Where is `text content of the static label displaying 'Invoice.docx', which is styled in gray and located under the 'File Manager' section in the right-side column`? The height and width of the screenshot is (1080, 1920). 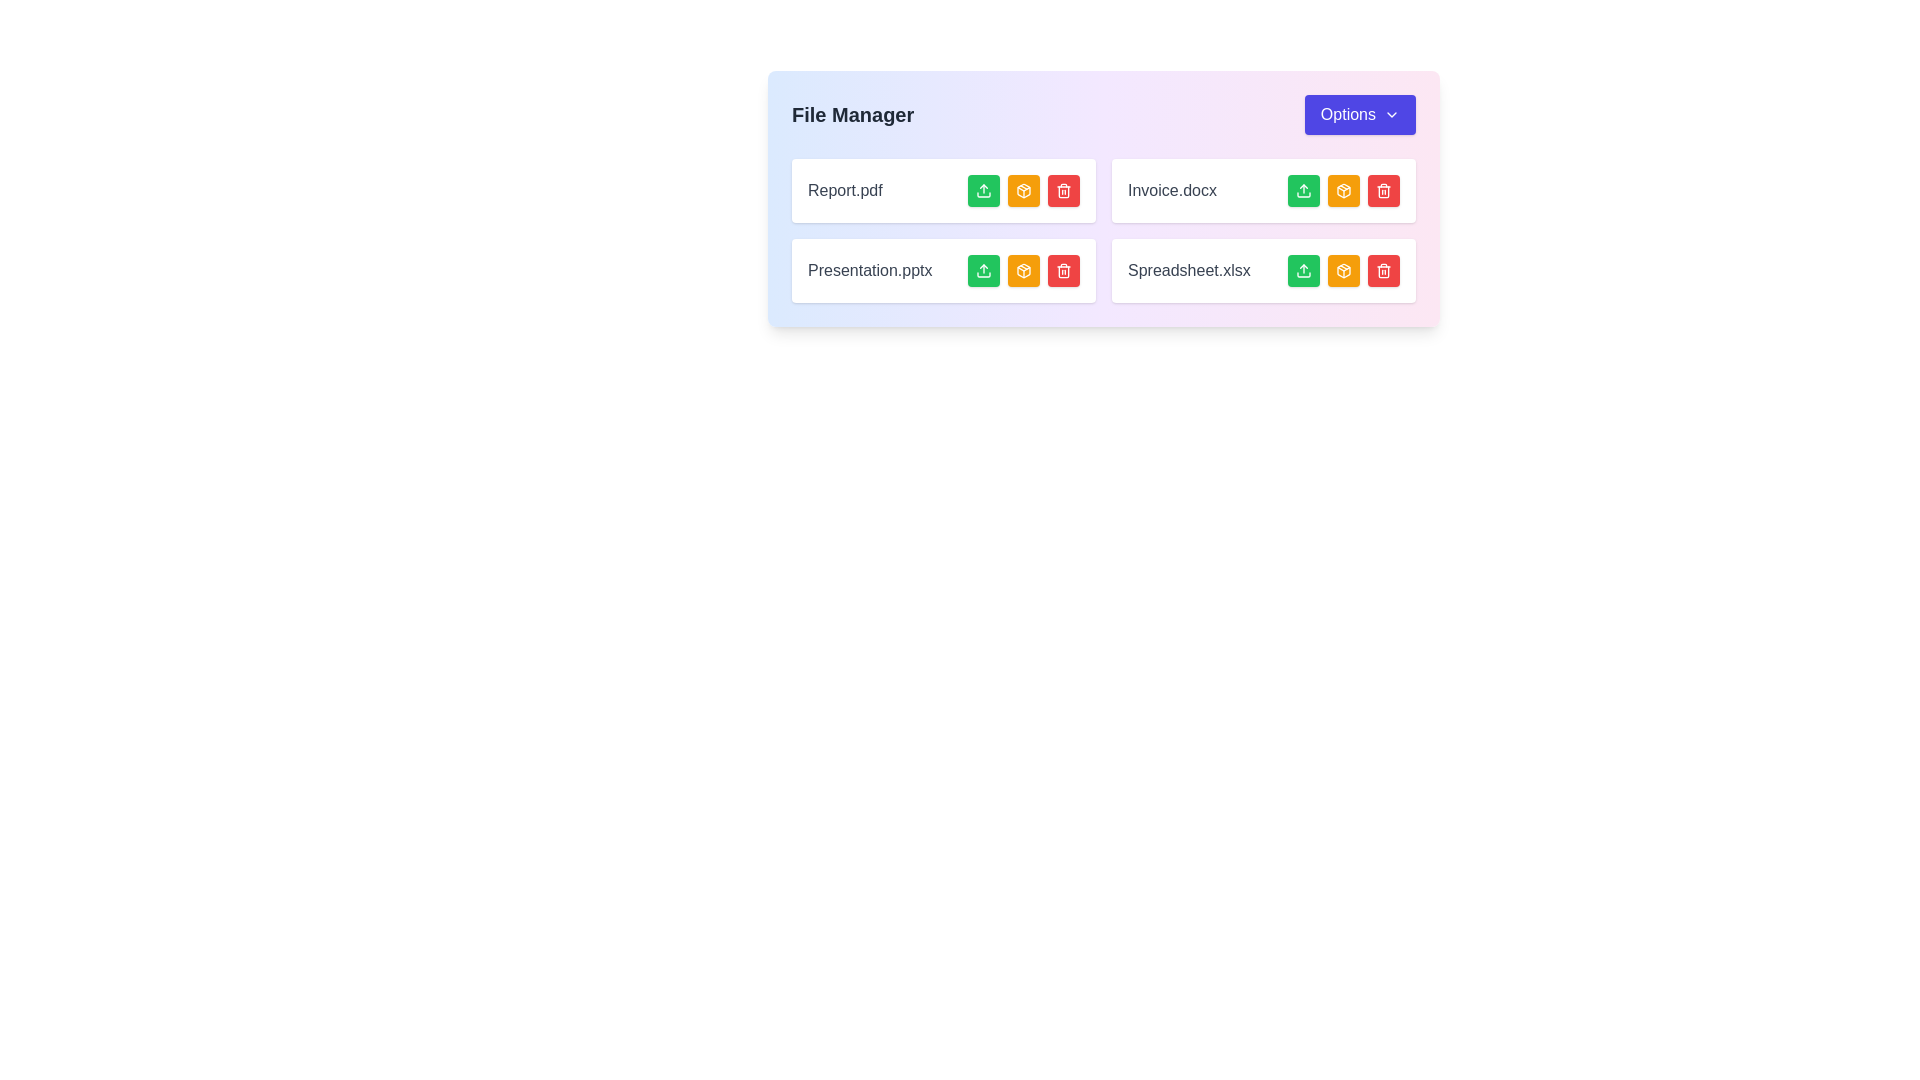
text content of the static label displaying 'Invoice.docx', which is styled in gray and located under the 'File Manager' section in the right-side column is located at coordinates (1172, 191).